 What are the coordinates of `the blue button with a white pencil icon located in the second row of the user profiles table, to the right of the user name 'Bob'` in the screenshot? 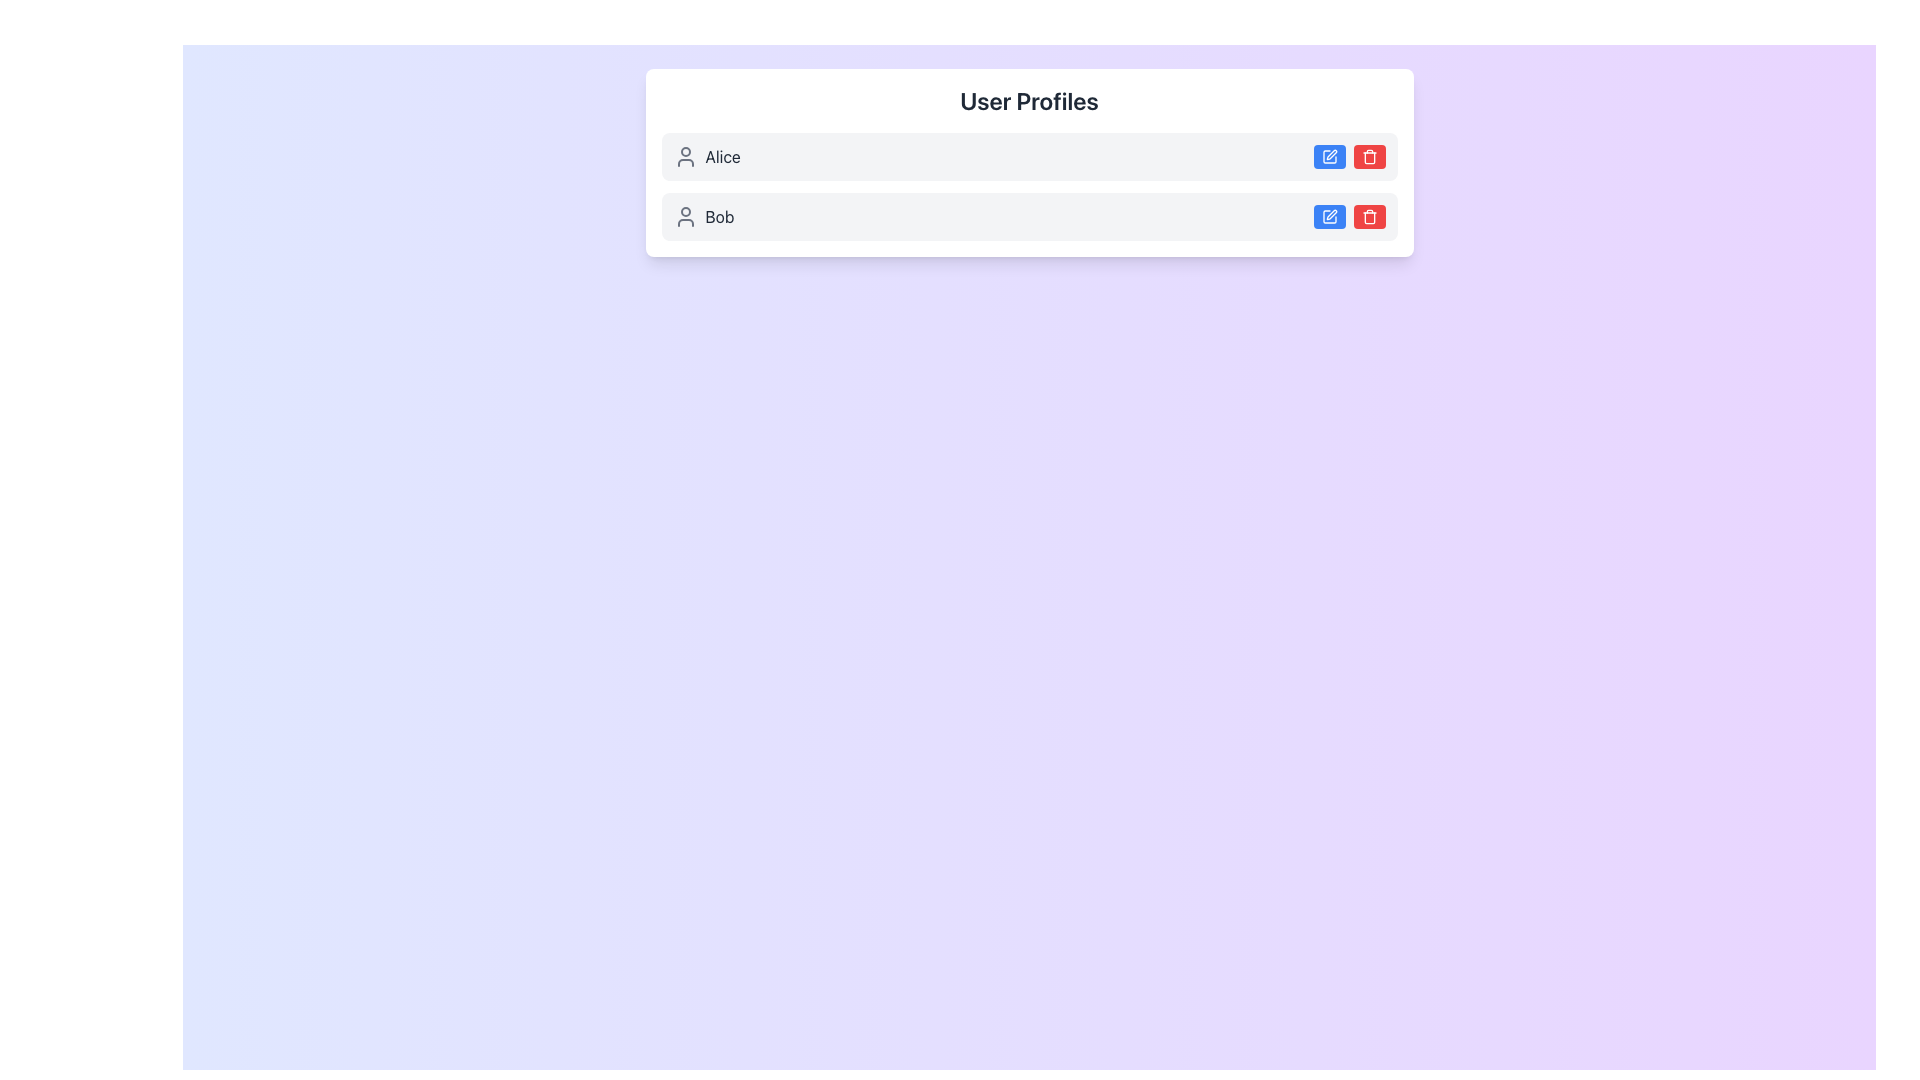 It's located at (1329, 216).